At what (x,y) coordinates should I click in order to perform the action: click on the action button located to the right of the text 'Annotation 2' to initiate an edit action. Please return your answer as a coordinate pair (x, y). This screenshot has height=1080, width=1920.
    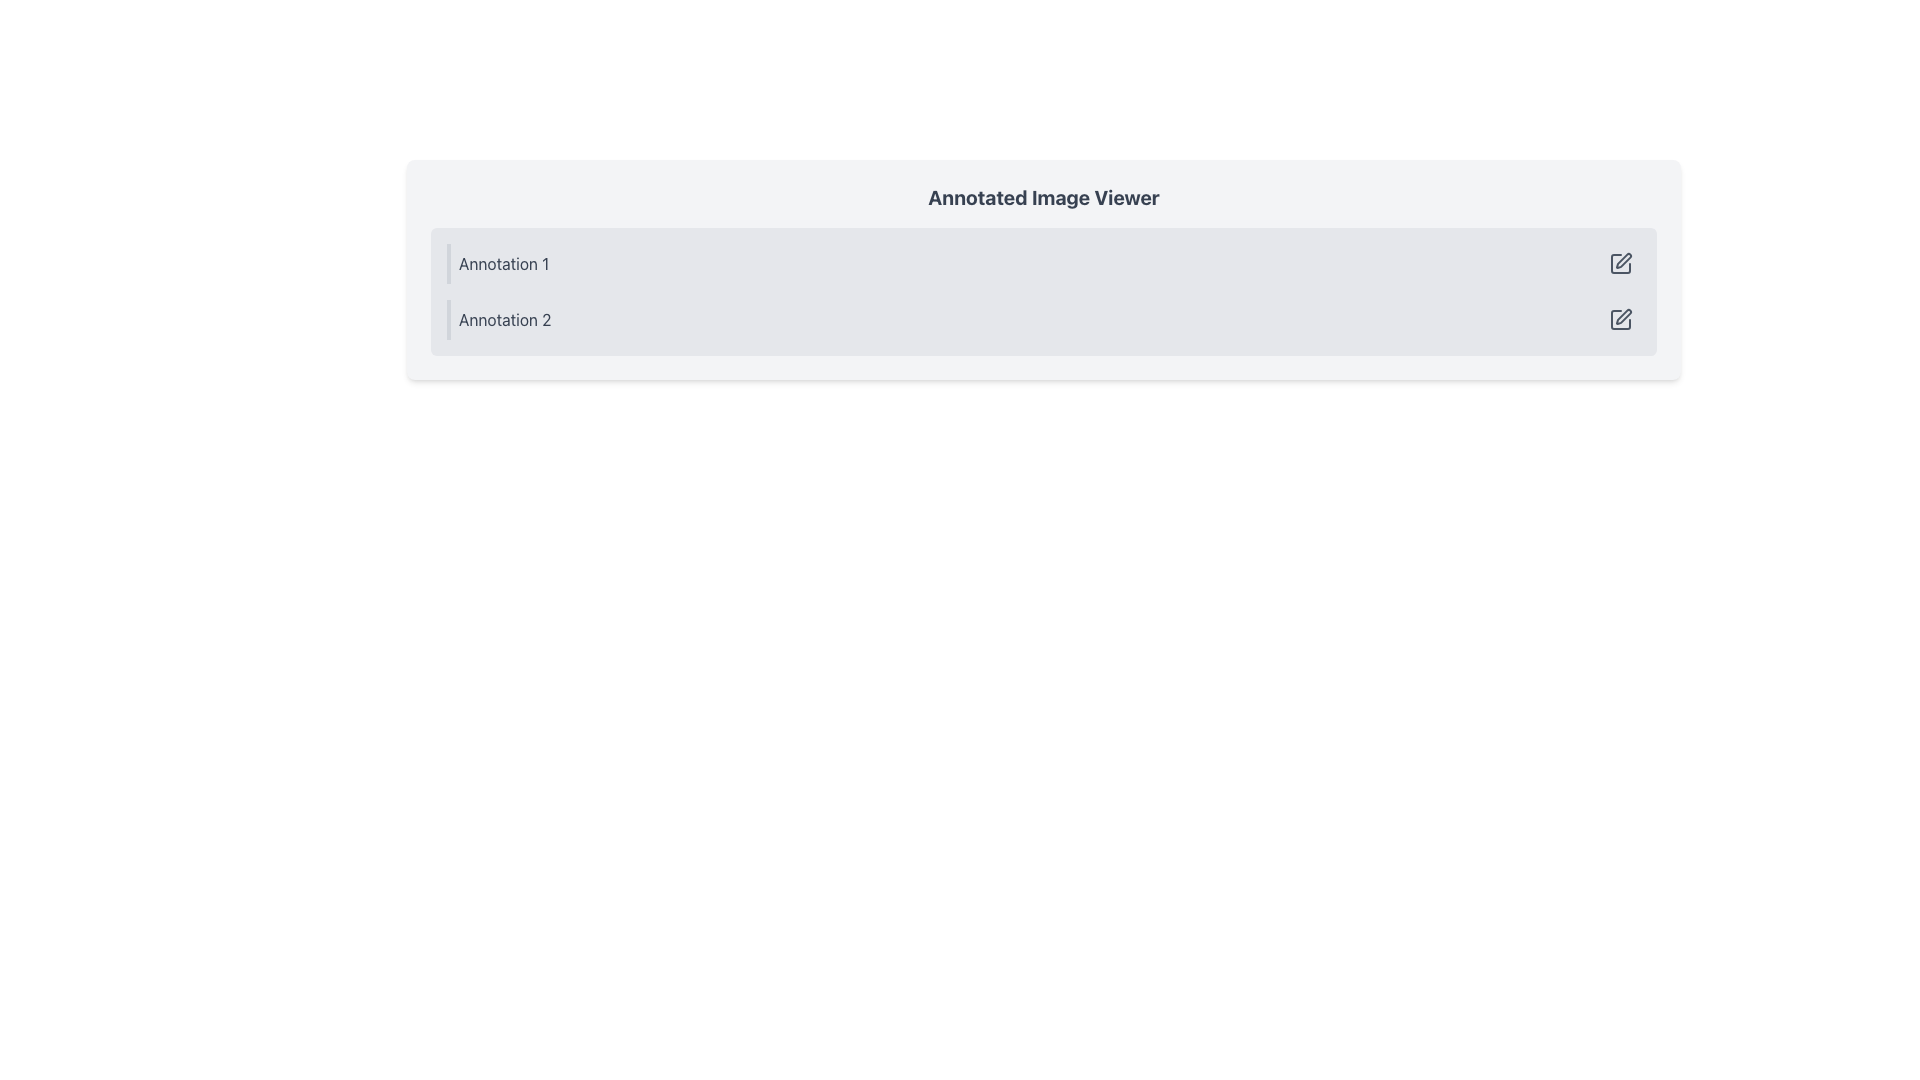
    Looking at the image, I should click on (1621, 319).